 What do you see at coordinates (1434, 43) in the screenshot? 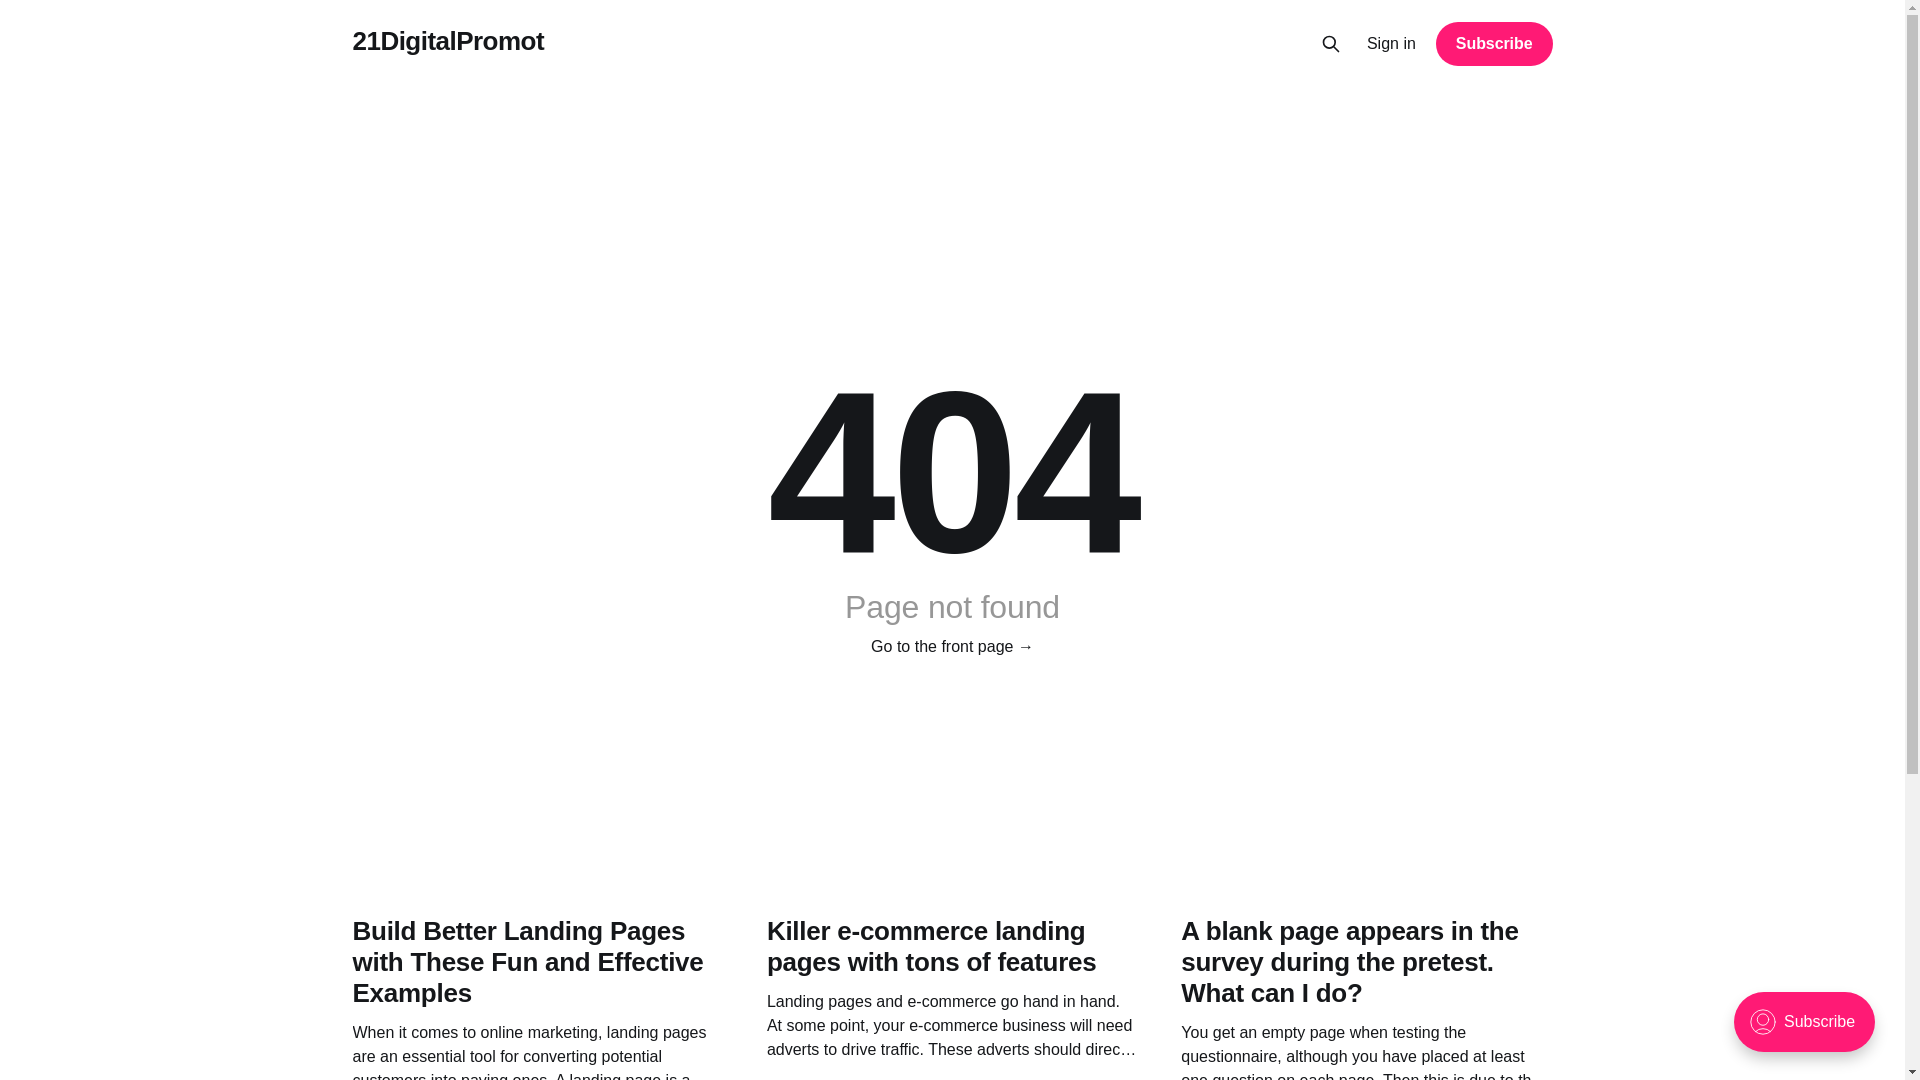
I see `'Subscribe'` at bounding box center [1434, 43].